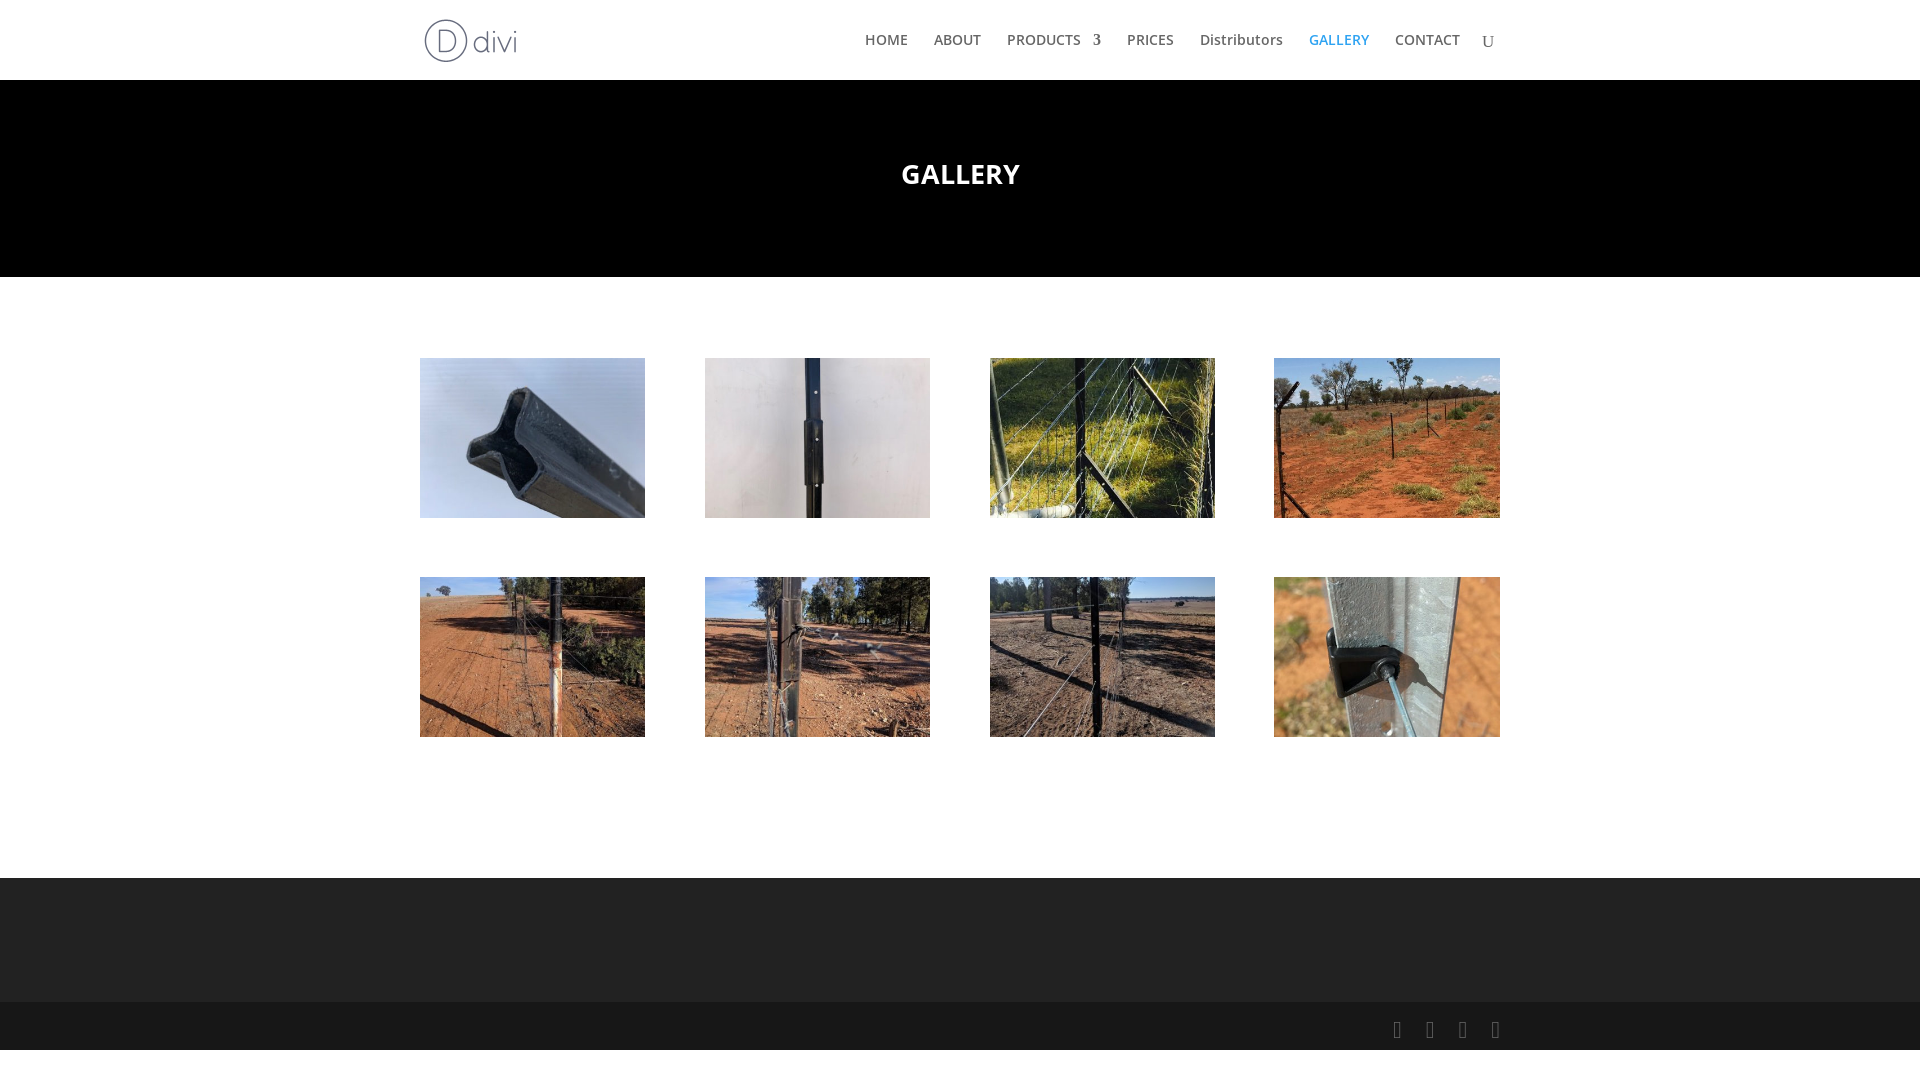 This screenshot has width=1920, height=1080. I want to click on 'PRODUCTS', so click(1007, 55).